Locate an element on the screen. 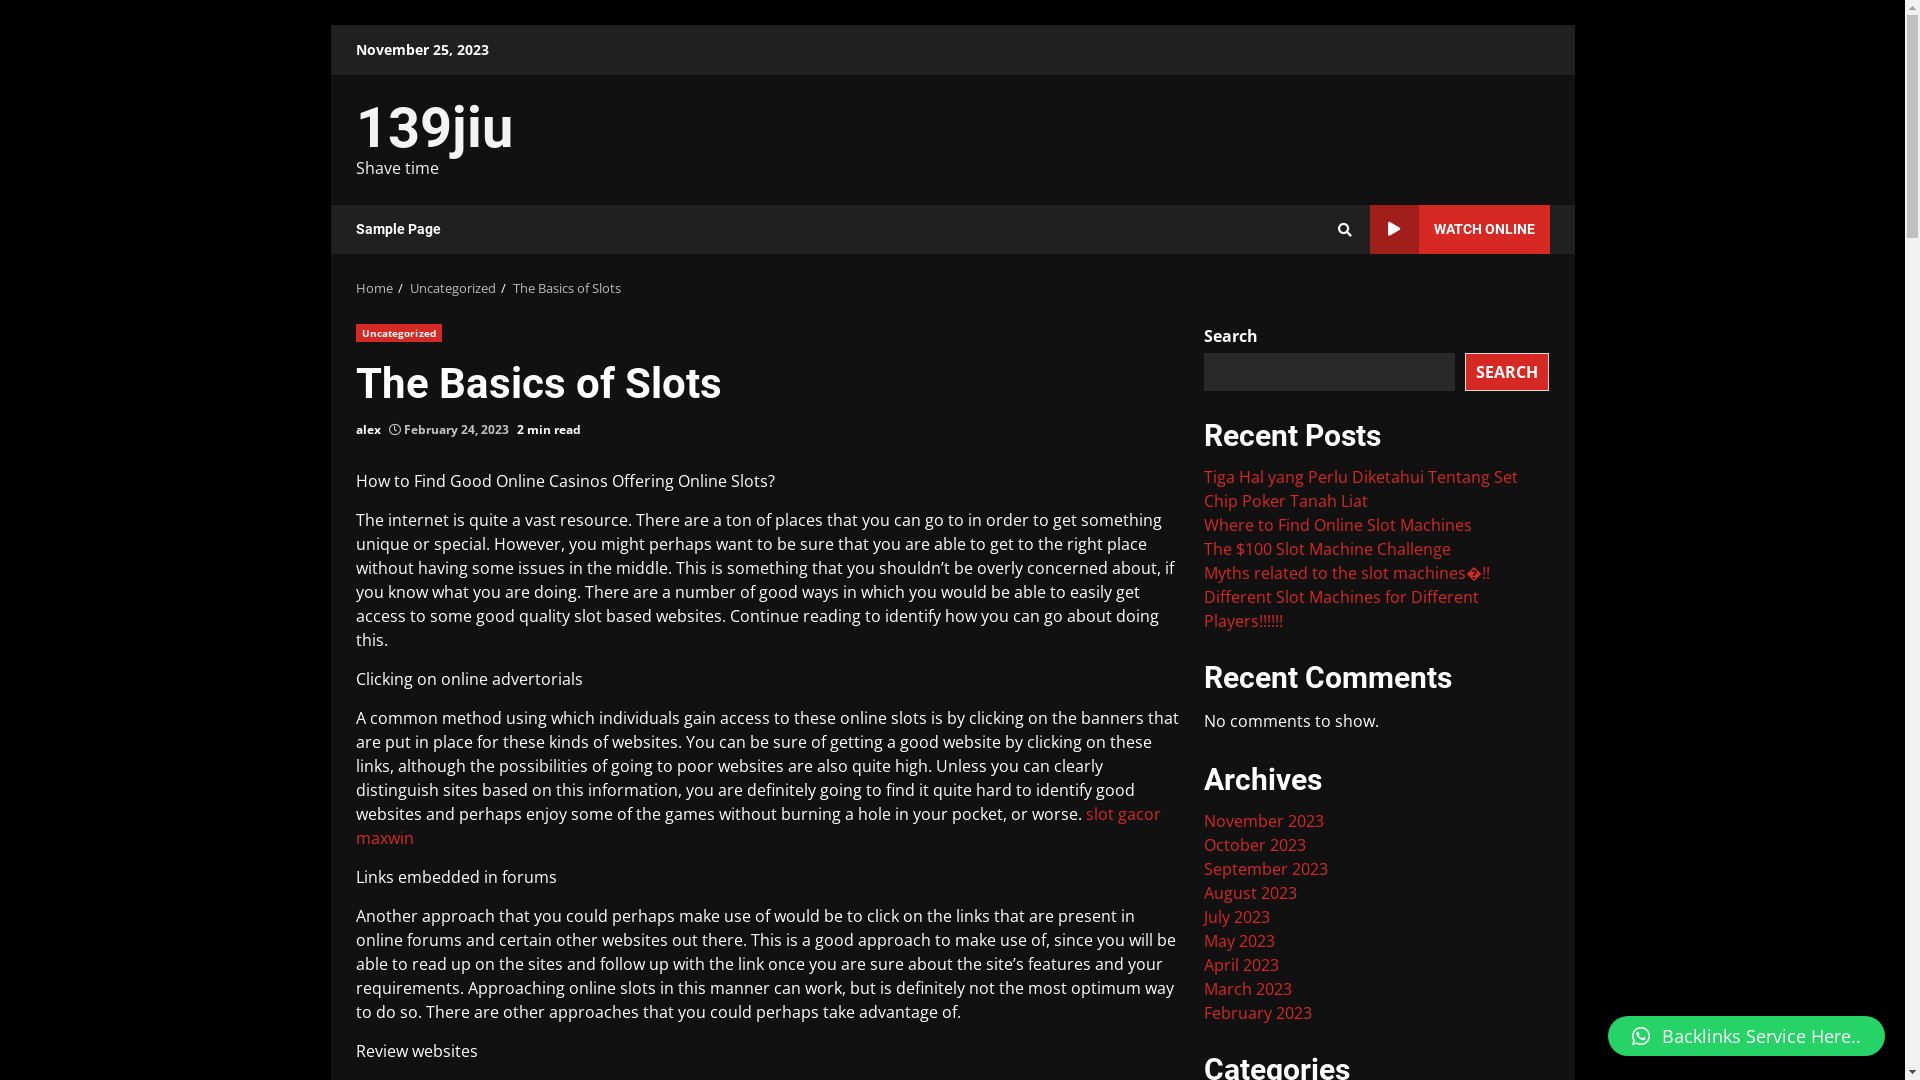  'Uncategorized' is located at coordinates (398, 331).